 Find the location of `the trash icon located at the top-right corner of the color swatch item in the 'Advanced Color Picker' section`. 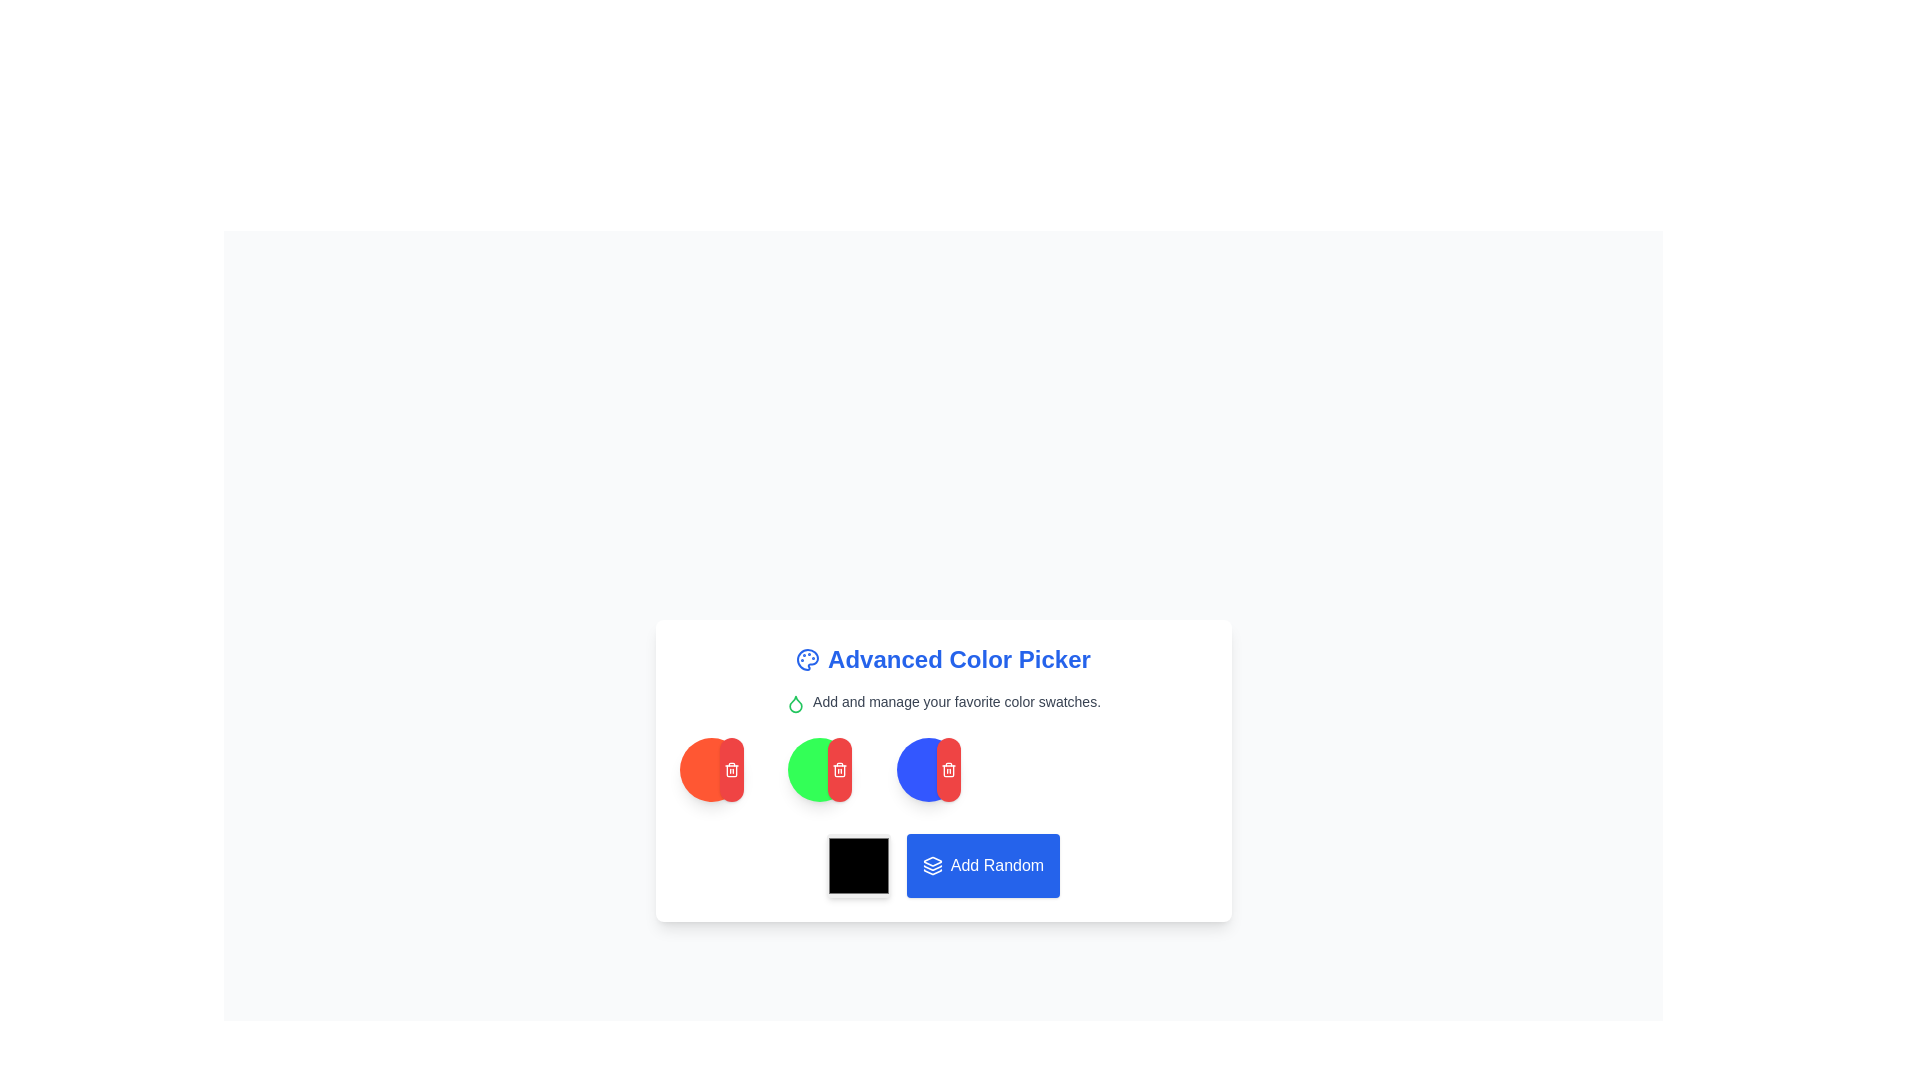

the trash icon located at the top-right corner of the color swatch item in the 'Advanced Color Picker' section is located at coordinates (840, 768).